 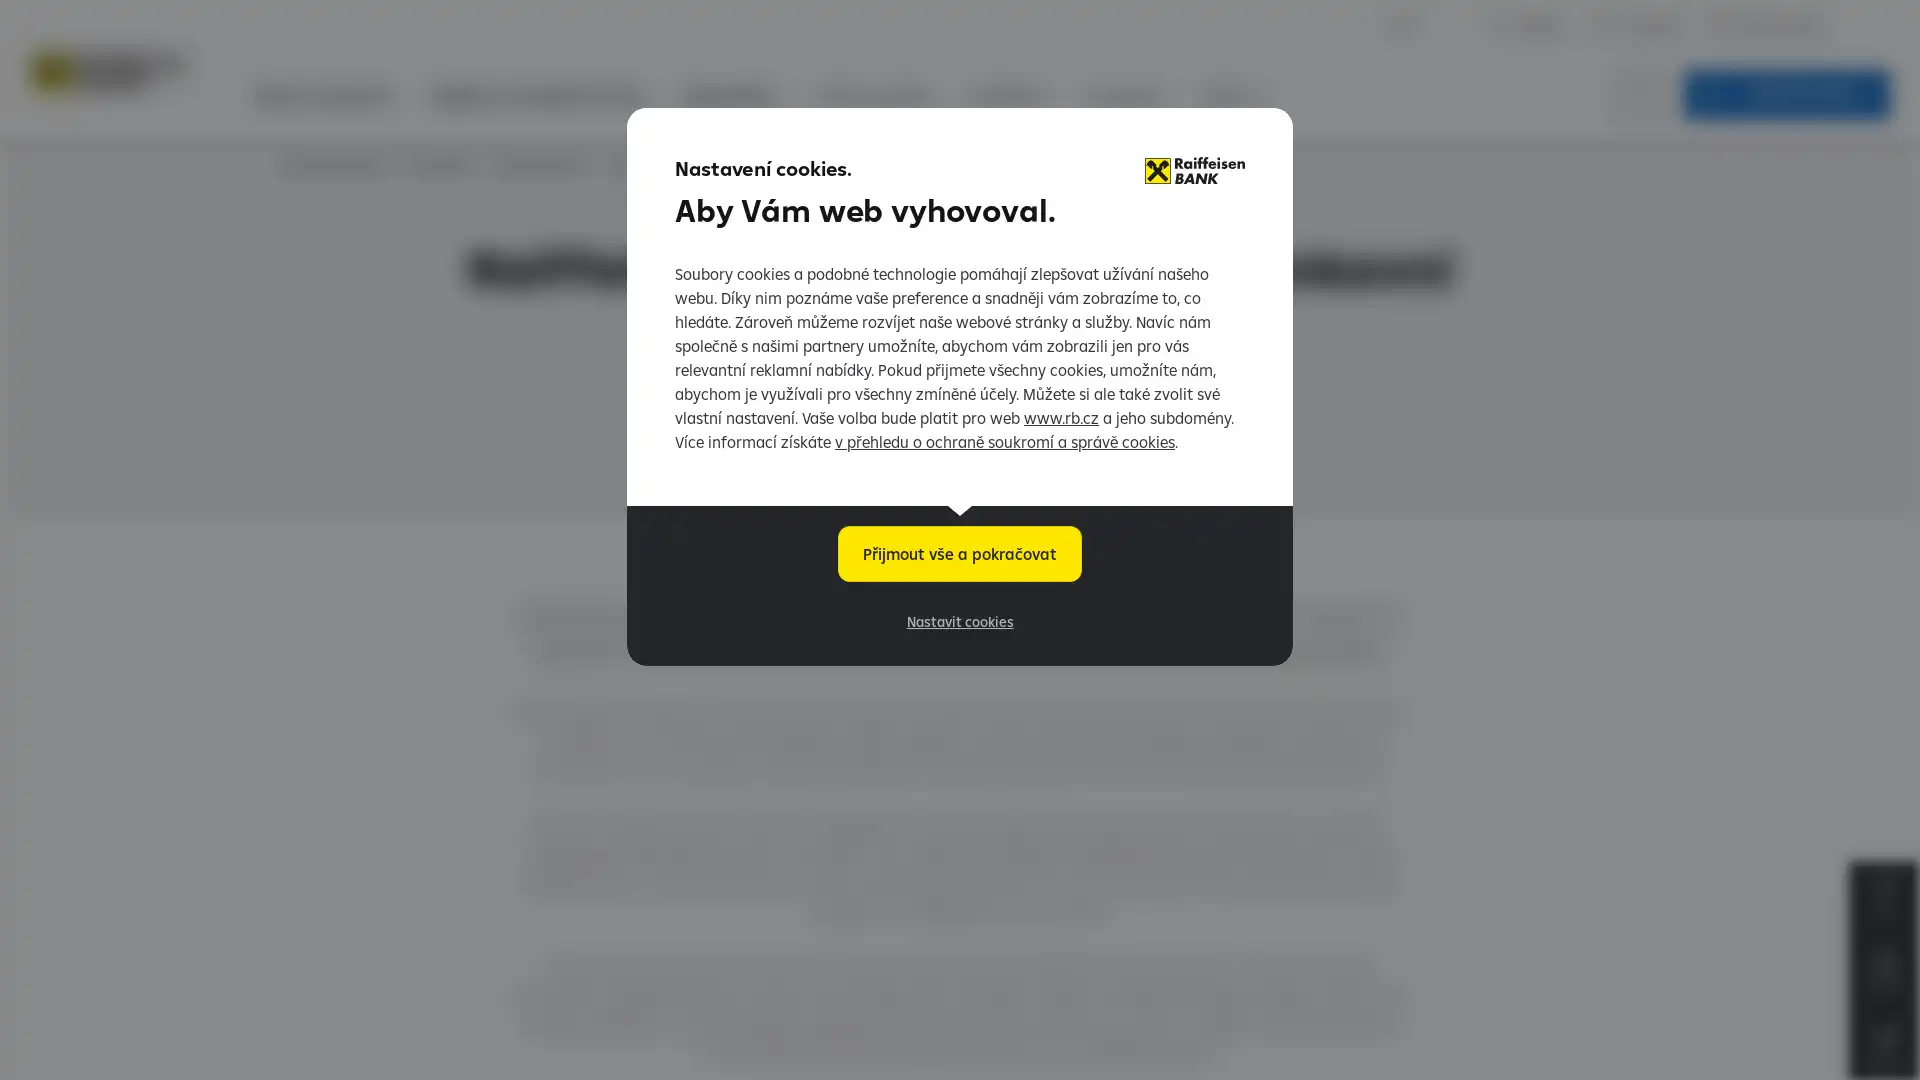 What do you see at coordinates (958, 620) in the screenshot?
I see `Nastavit cookies` at bounding box center [958, 620].